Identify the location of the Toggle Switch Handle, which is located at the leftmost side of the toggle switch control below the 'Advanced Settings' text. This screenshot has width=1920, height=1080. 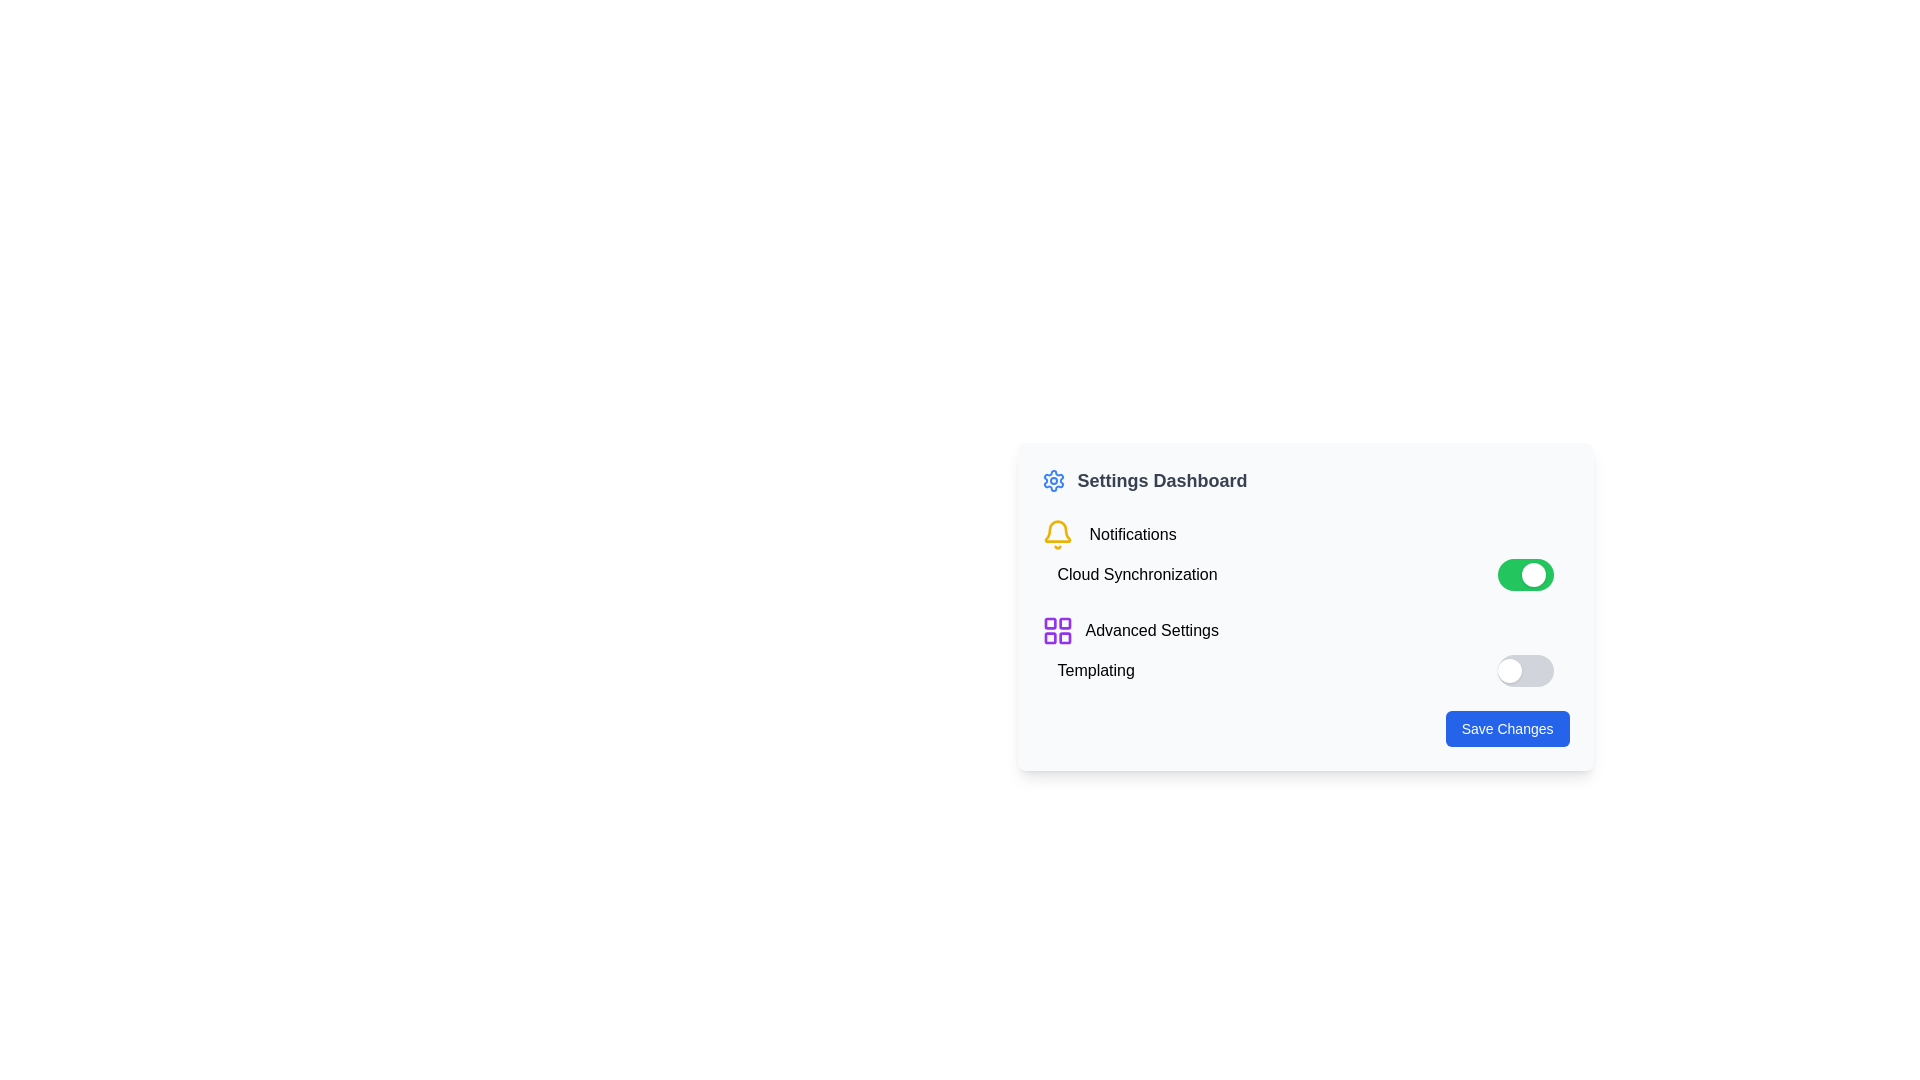
(1509, 671).